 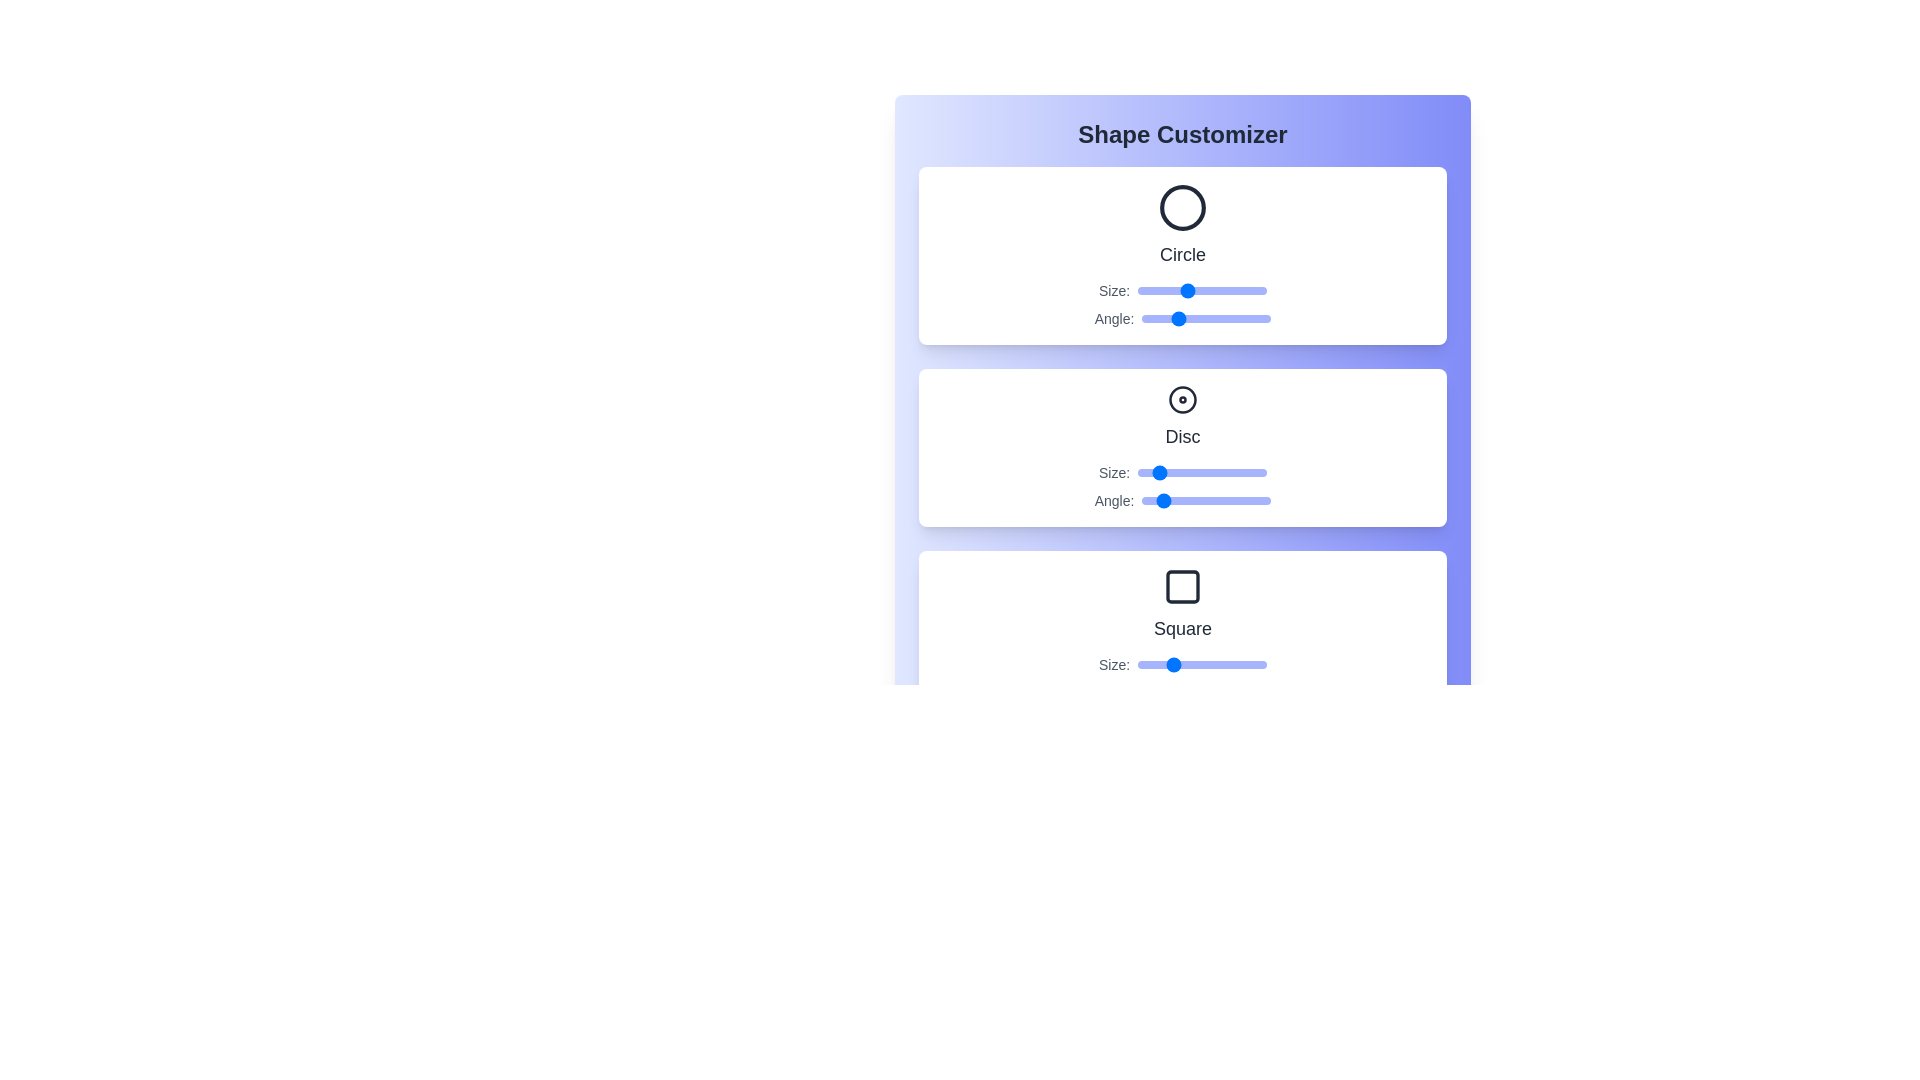 I want to click on the Circle size slider to 42, so click(x=1173, y=290).